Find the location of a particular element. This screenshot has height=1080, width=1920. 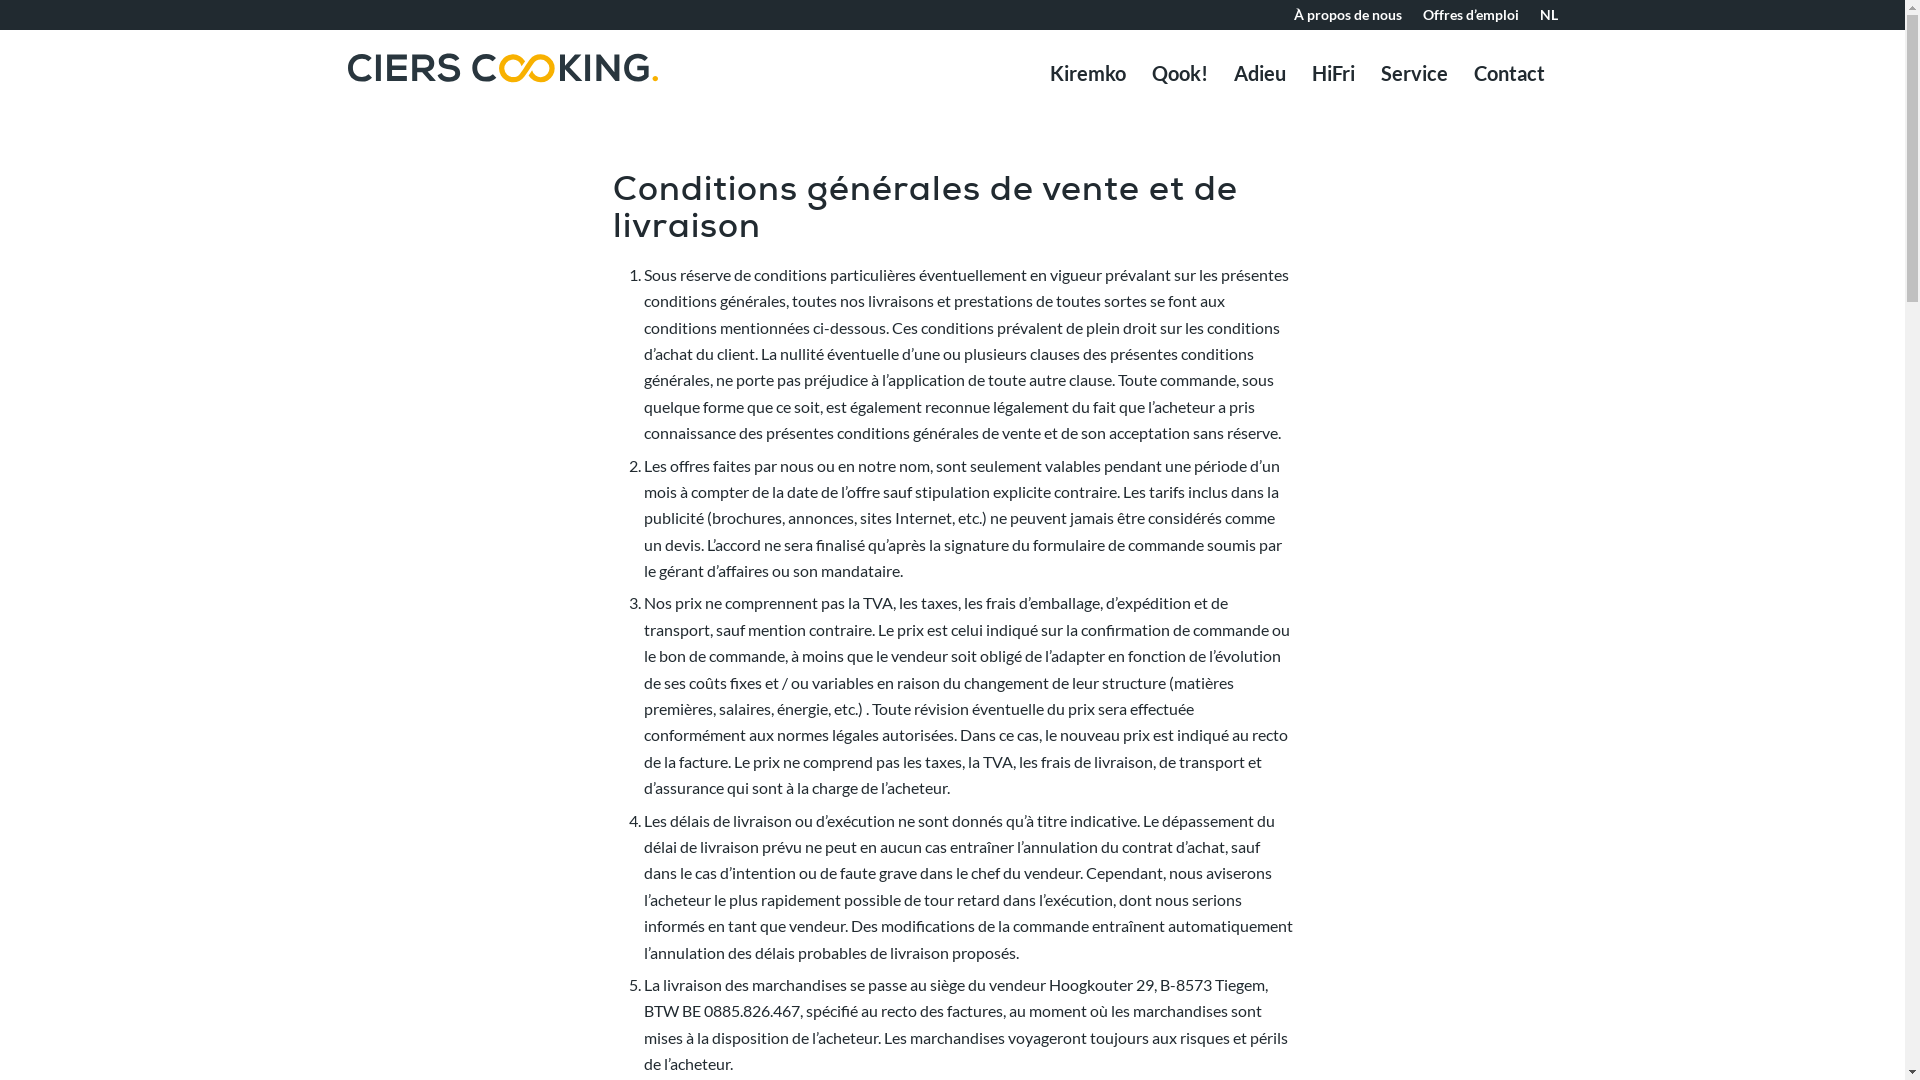

'HiFri' is located at coordinates (1332, 72).